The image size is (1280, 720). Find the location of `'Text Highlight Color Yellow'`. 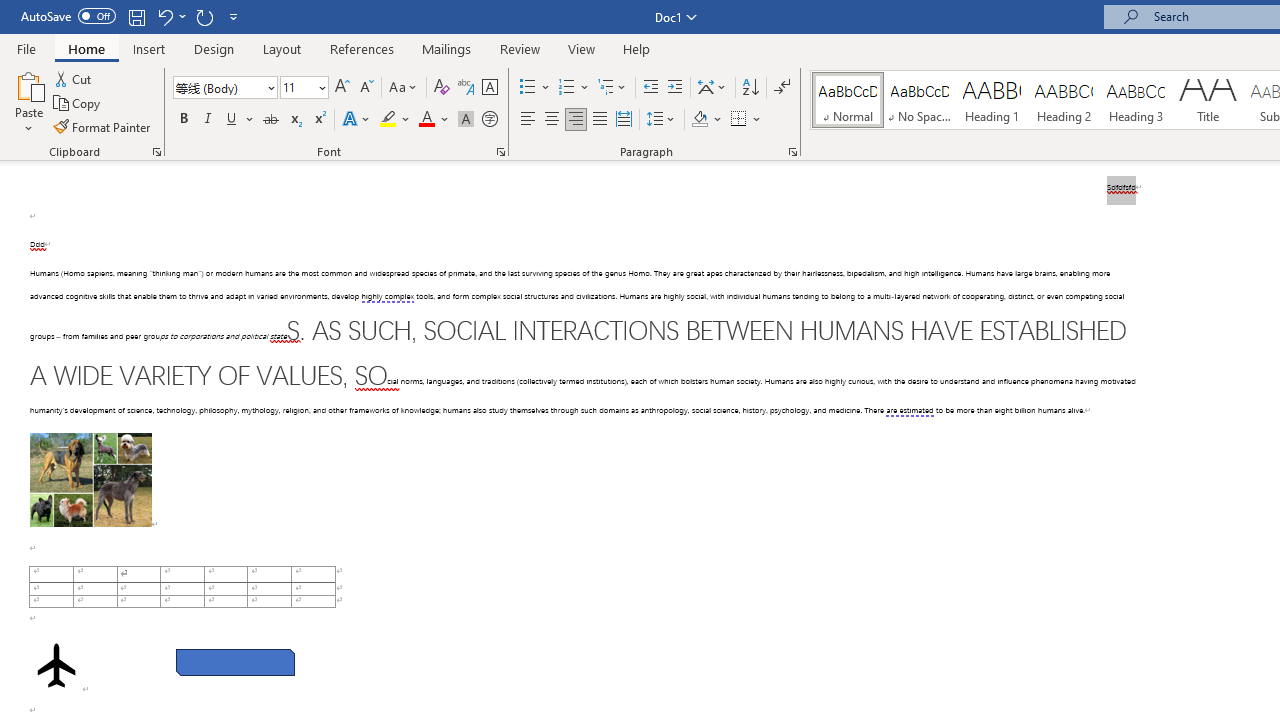

'Text Highlight Color Yellow' is located at coordinates (388, 119).